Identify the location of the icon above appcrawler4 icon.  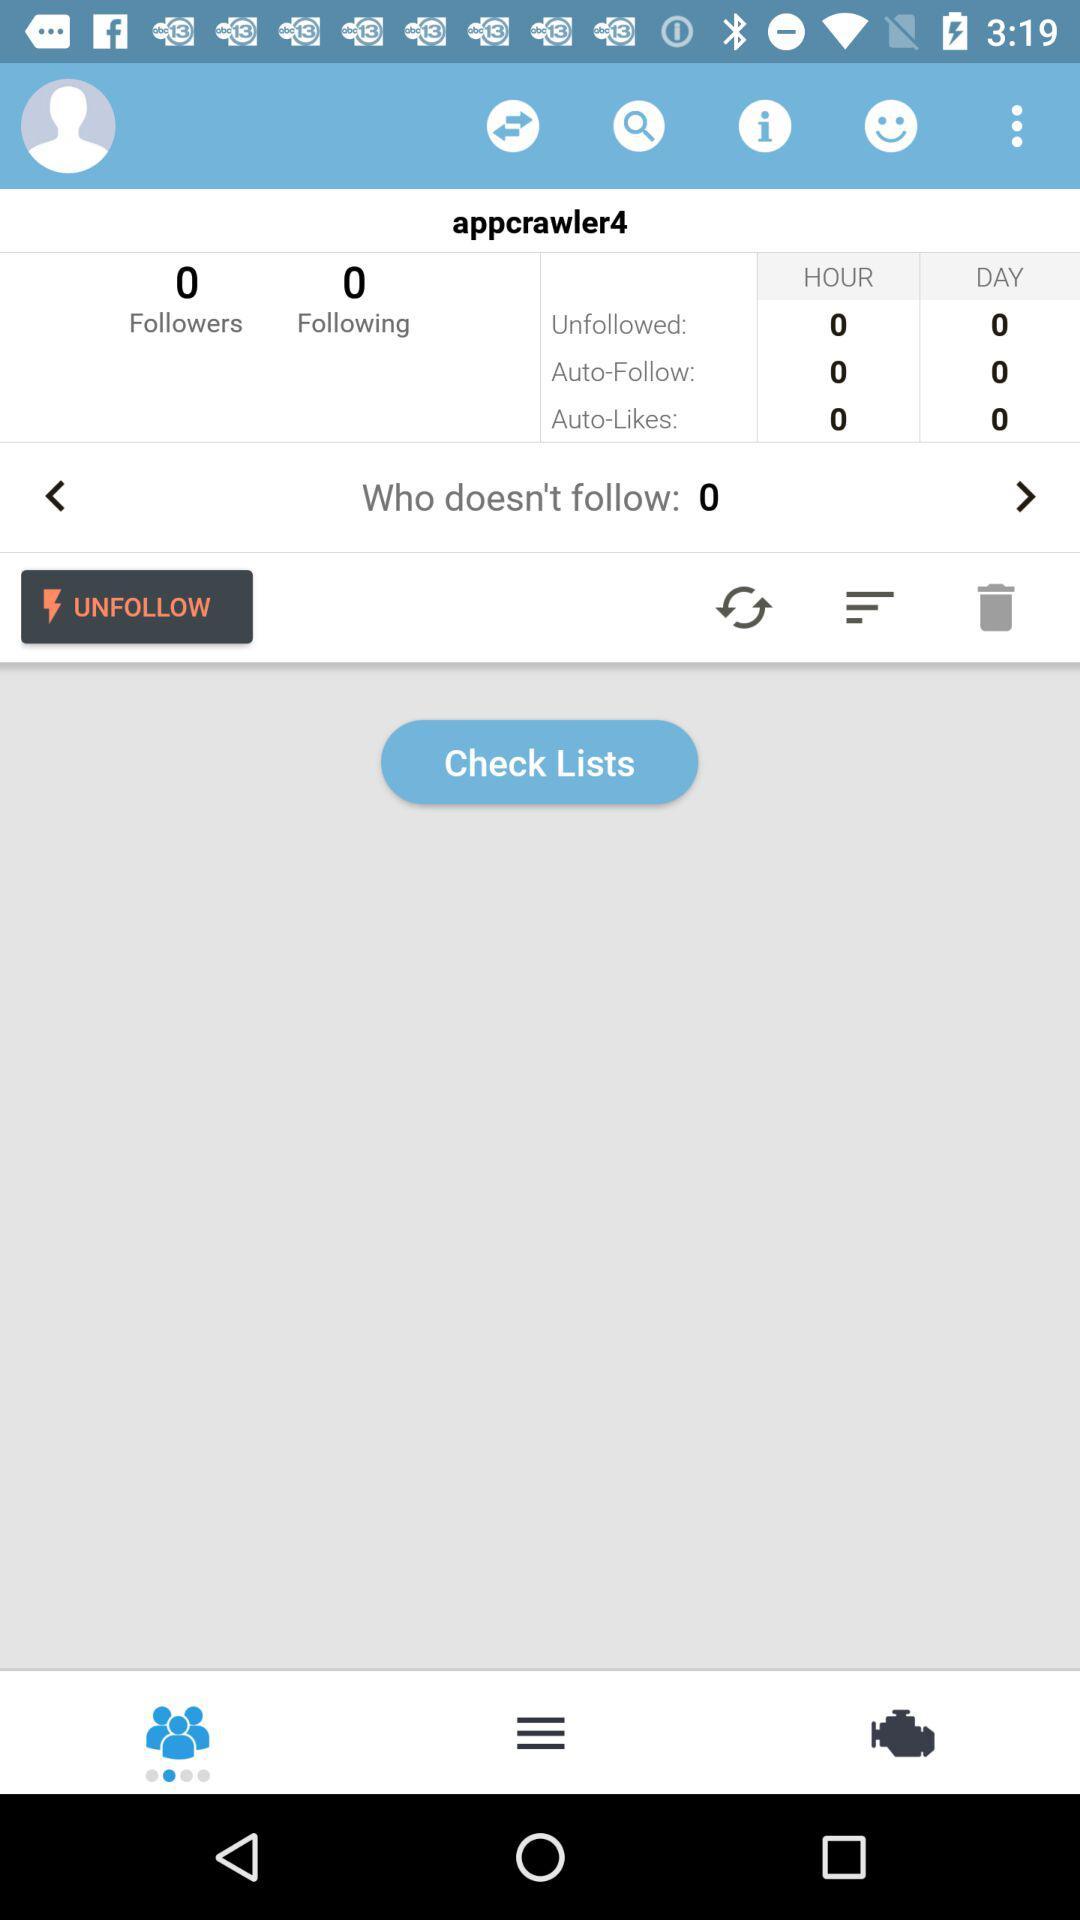
(890, 124).